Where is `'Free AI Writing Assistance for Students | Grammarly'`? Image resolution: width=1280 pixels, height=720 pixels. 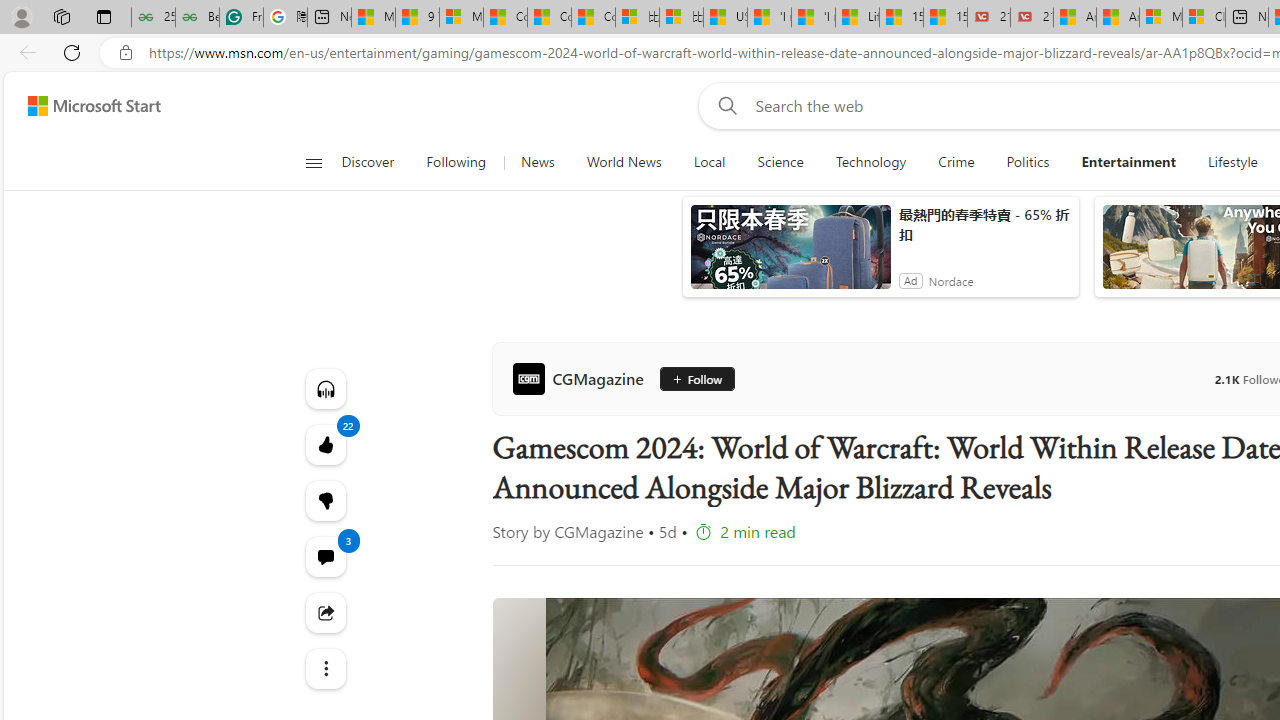
'Free AI Writing Assistance for Students | Grammarly' is located at coordinates (240, 17).